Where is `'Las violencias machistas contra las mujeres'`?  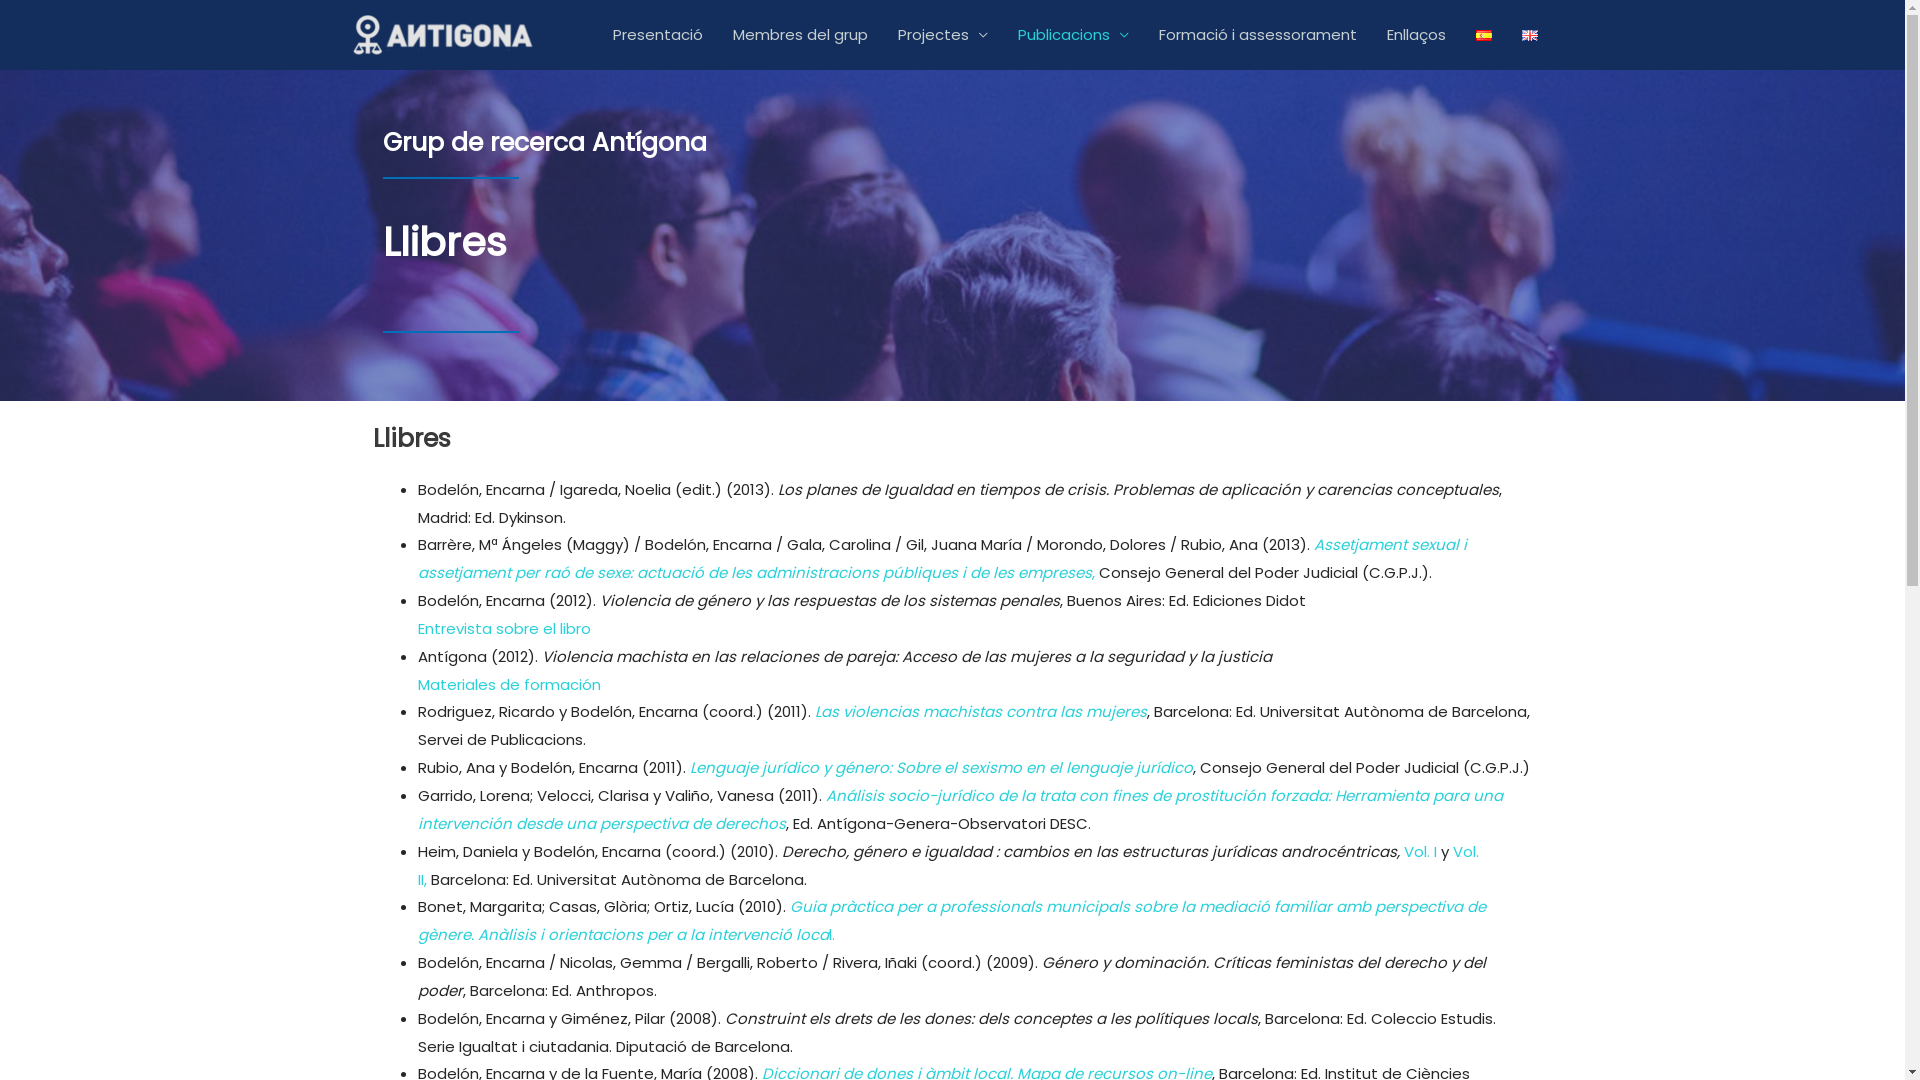
'Las violencias machistas contra las mujeres' is located at coordinates (979, 710).